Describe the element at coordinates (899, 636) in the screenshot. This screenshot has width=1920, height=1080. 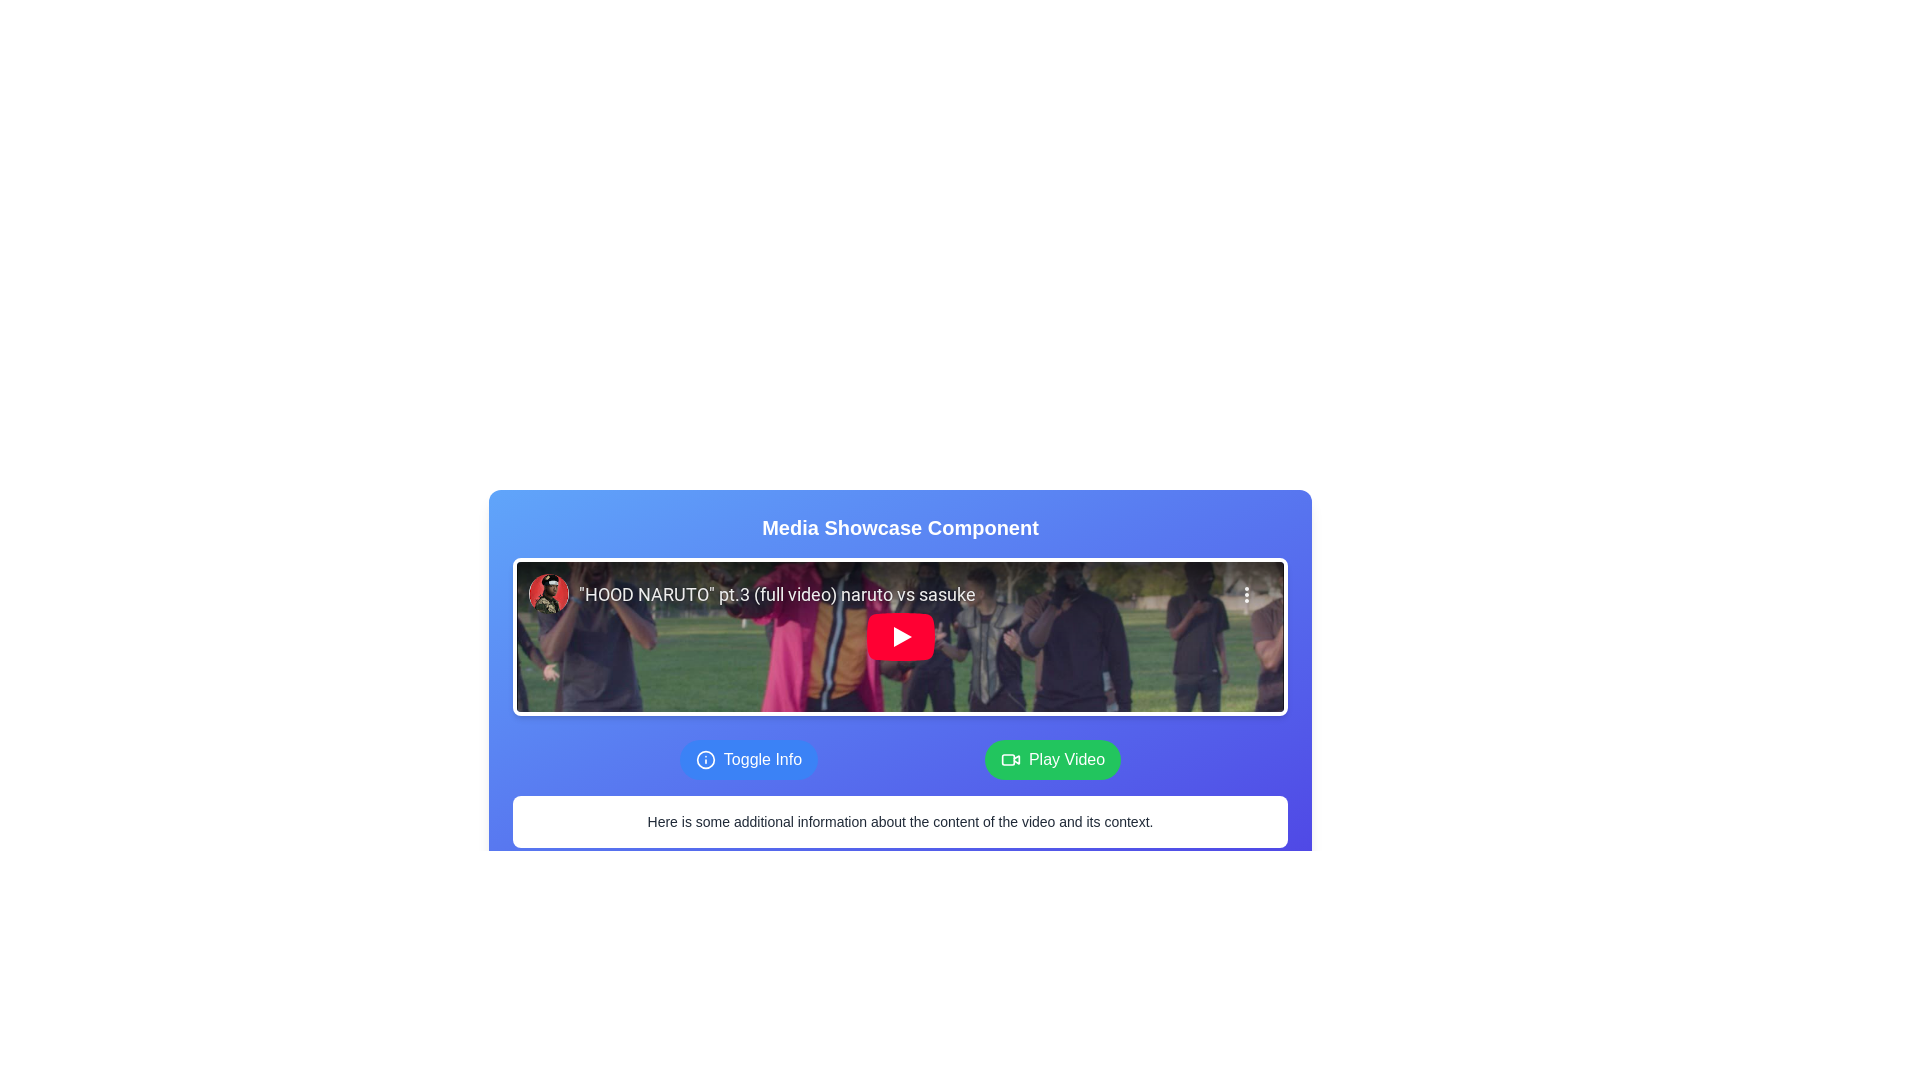
I see `the play button in the center of the Embedded Video Frame displaying 'Amazing Video'` at that location.